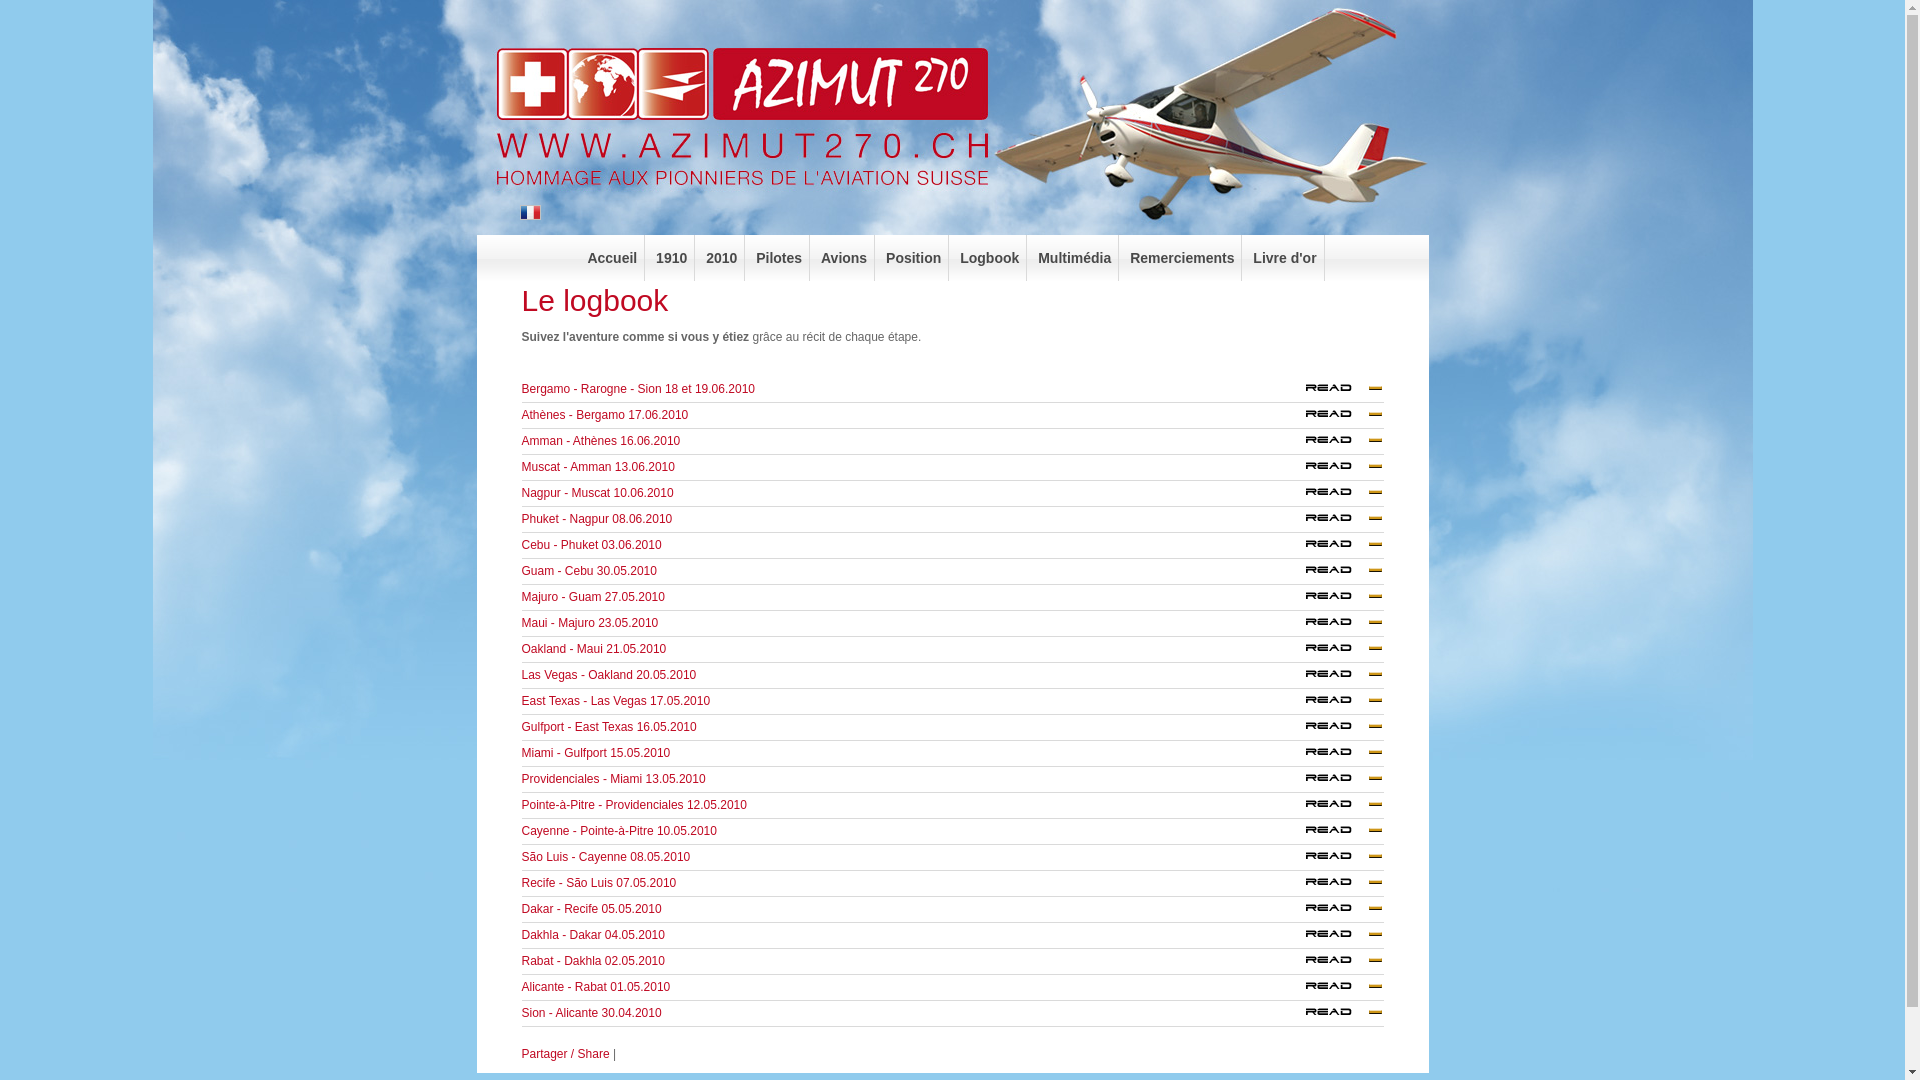 The width and height of the screenshot is (1920, 1080). What do you see at coordinates (1339, 1013) in the screenshot?
I see `'Sion - Alicante 30.04.2010'` at bounding box center [1339, 1013].